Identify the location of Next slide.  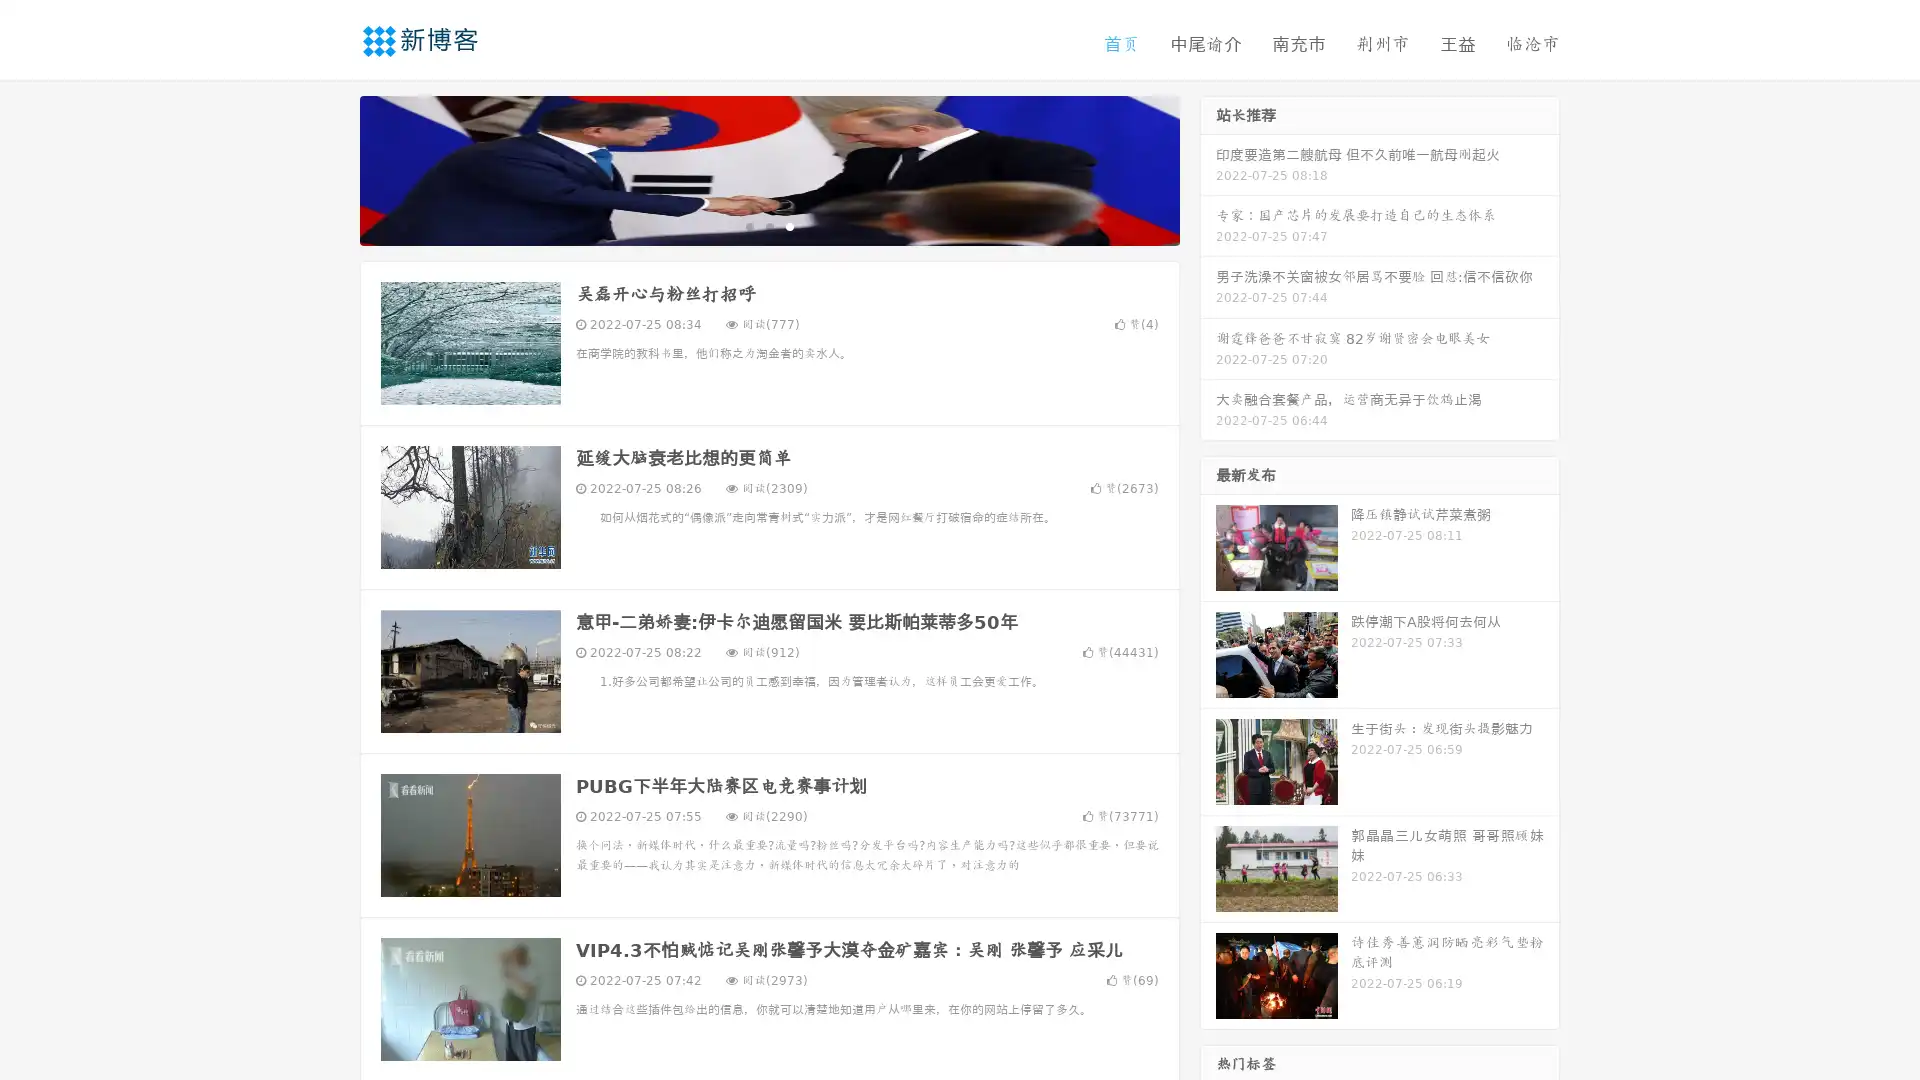
(1208, 168).